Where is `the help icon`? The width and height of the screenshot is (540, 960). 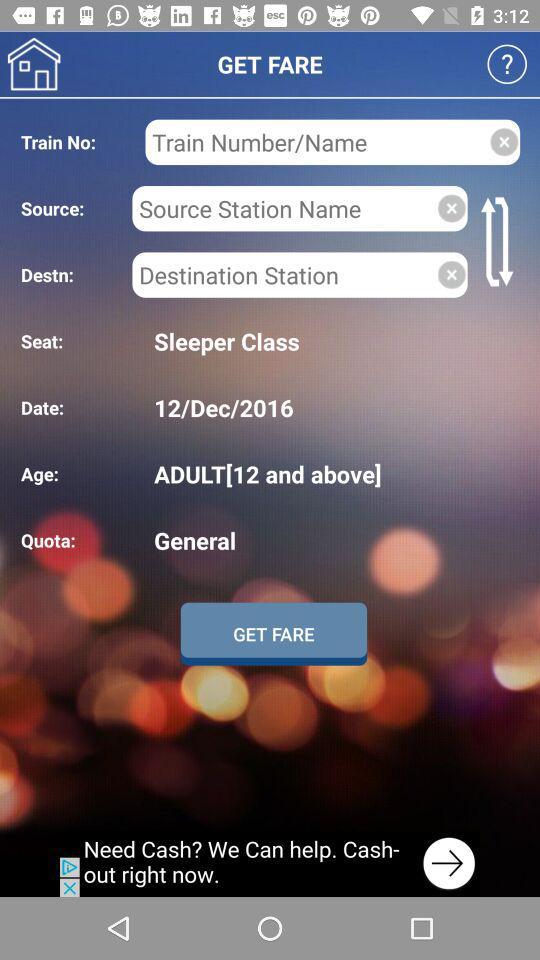 the help icon is located at coordinates (507, 64).